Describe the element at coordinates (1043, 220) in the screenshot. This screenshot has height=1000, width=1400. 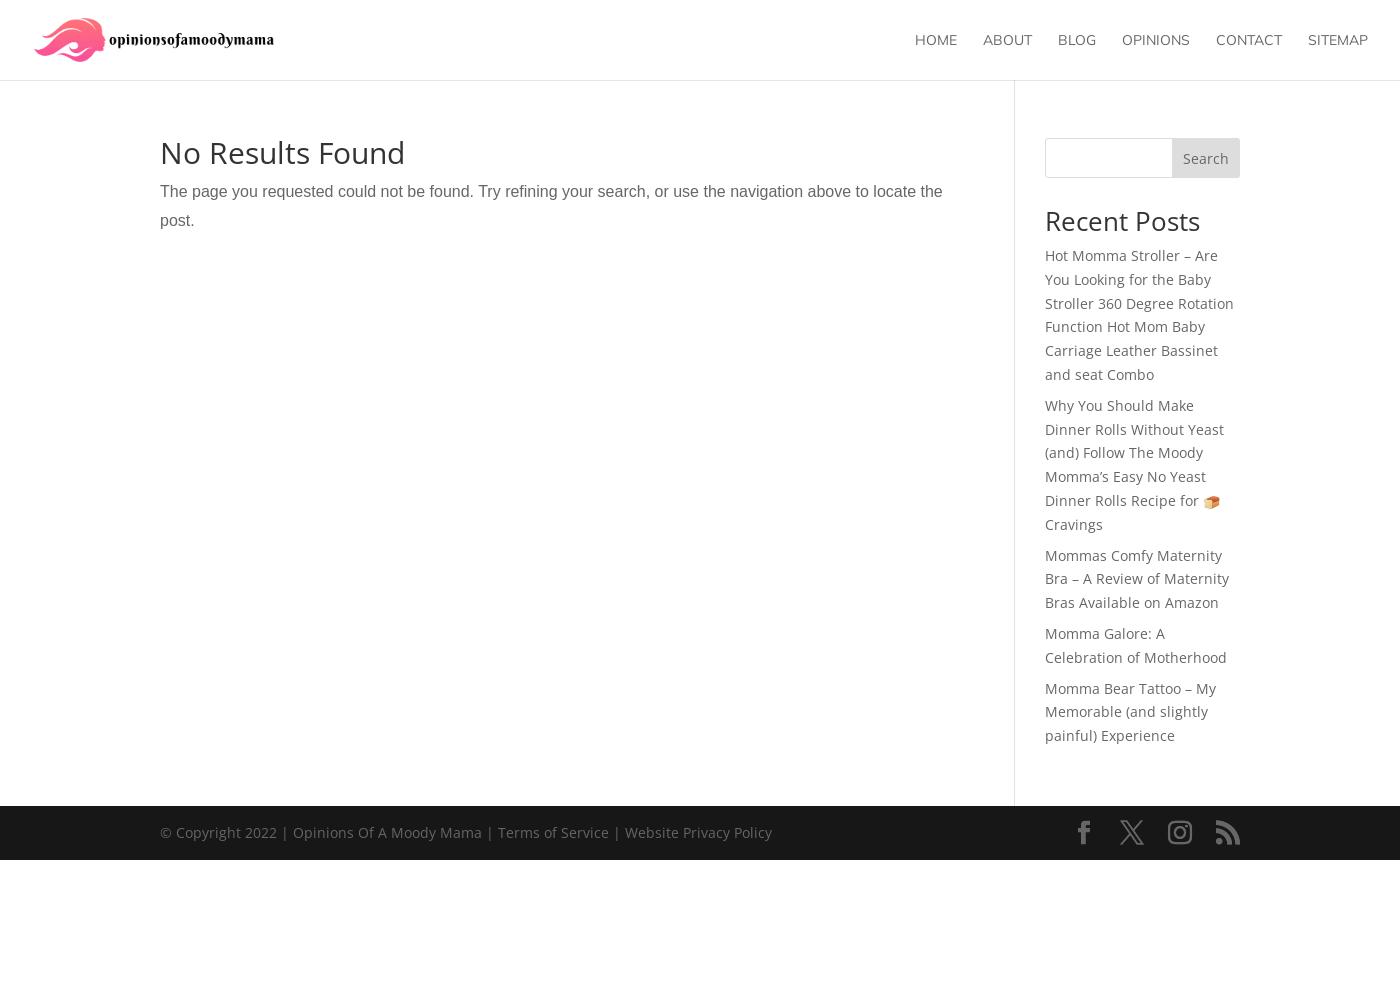
I see `'Recent Posts'` at that location.